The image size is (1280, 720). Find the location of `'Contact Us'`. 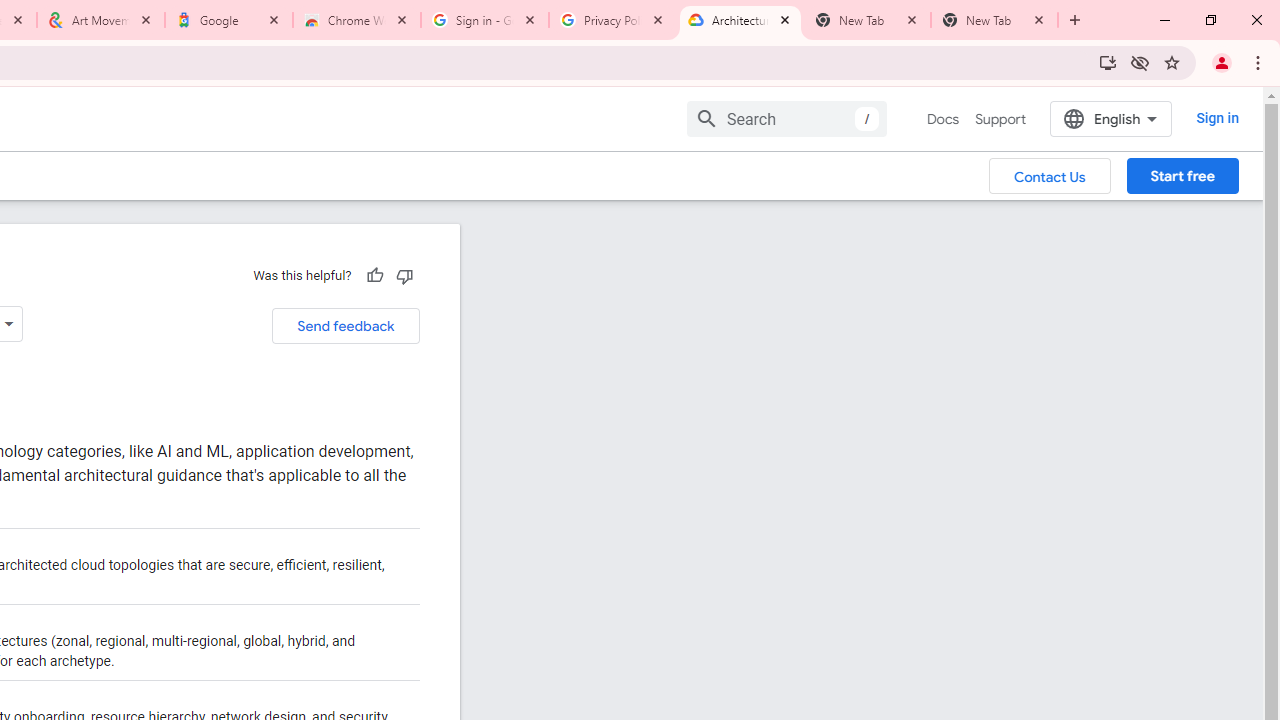

'Contact Us' is located at coordinates (1049, 174).